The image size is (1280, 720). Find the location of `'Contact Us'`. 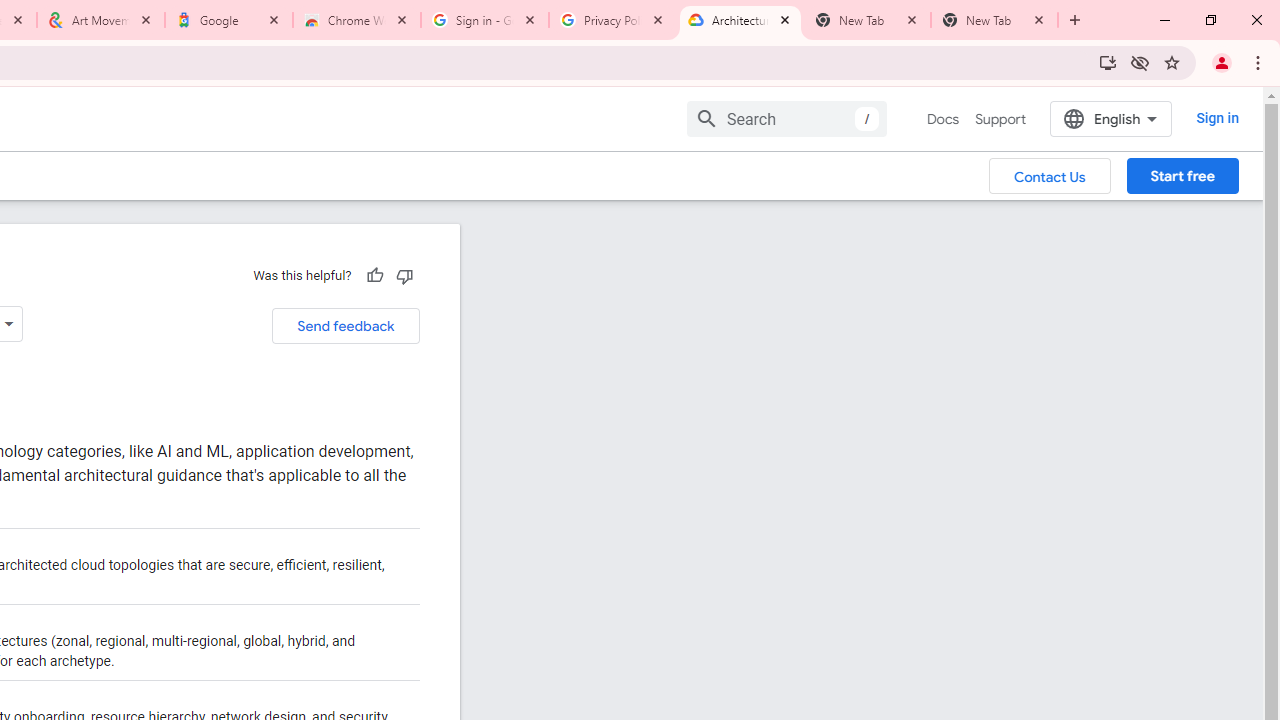

'Contact Us' is located at coordinates (1049, 174).